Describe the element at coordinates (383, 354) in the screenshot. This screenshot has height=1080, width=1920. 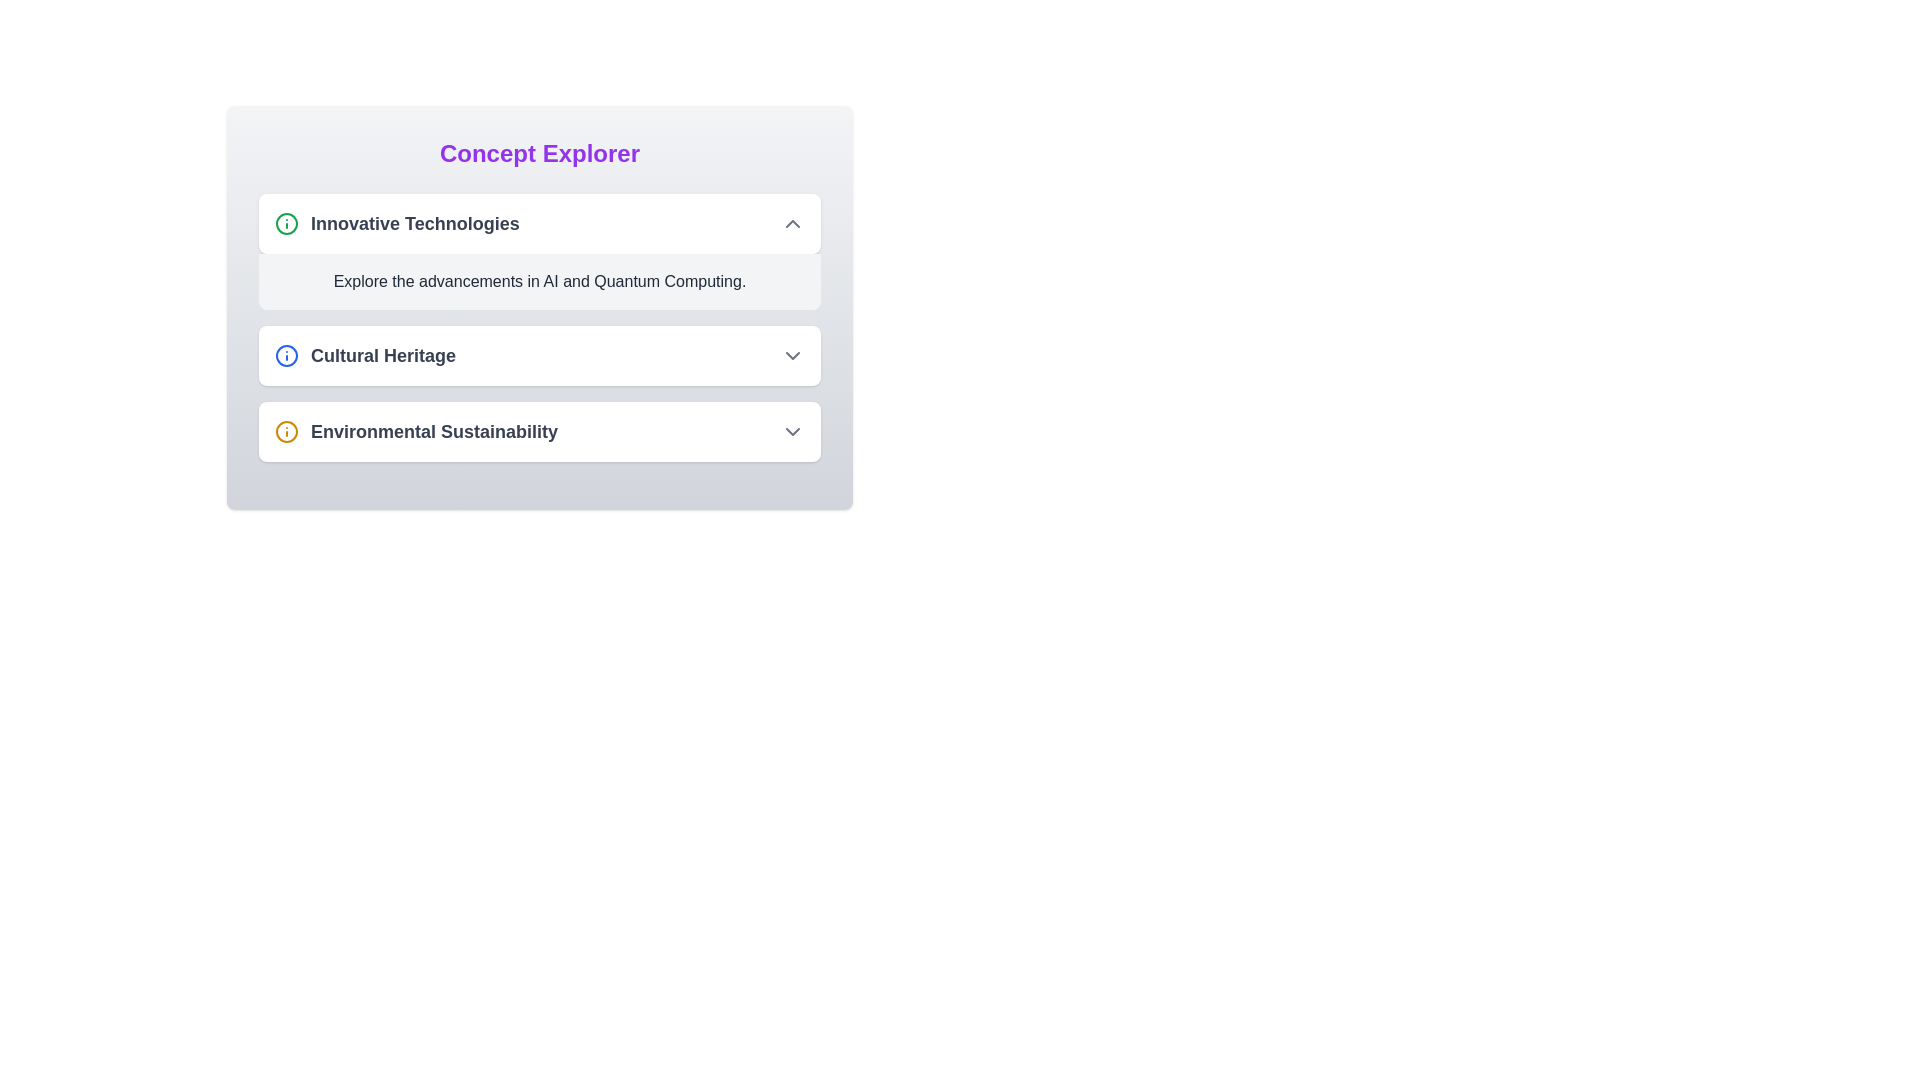
I see `the text label that identifies a conceptual category or section, located to the right of the information icon in the second list item of the Concept Explorer section` at that location.